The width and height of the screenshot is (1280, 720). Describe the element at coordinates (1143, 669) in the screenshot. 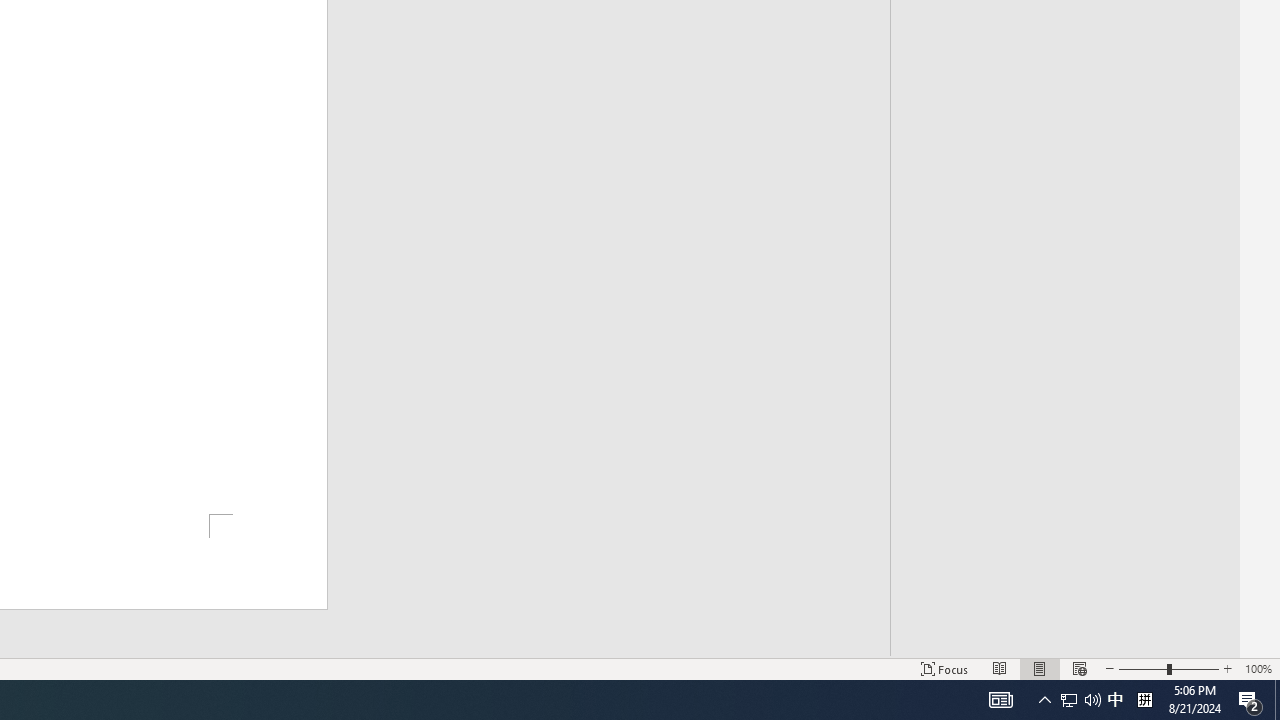

I see `'Zoom Out'` at that location.